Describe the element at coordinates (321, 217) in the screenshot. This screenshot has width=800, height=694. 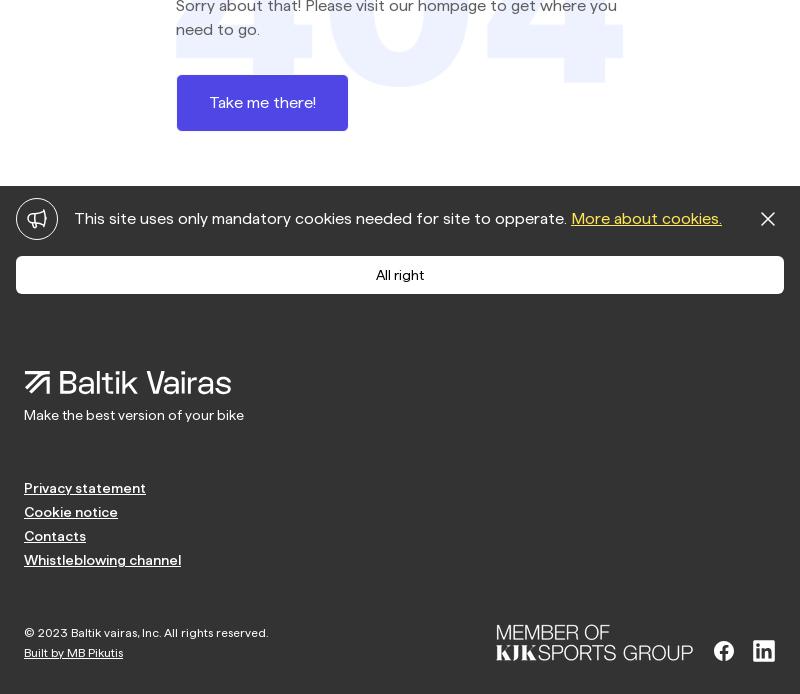
I see `'This site uses only mandatory cookies needed for site to opperate.'` at that location.